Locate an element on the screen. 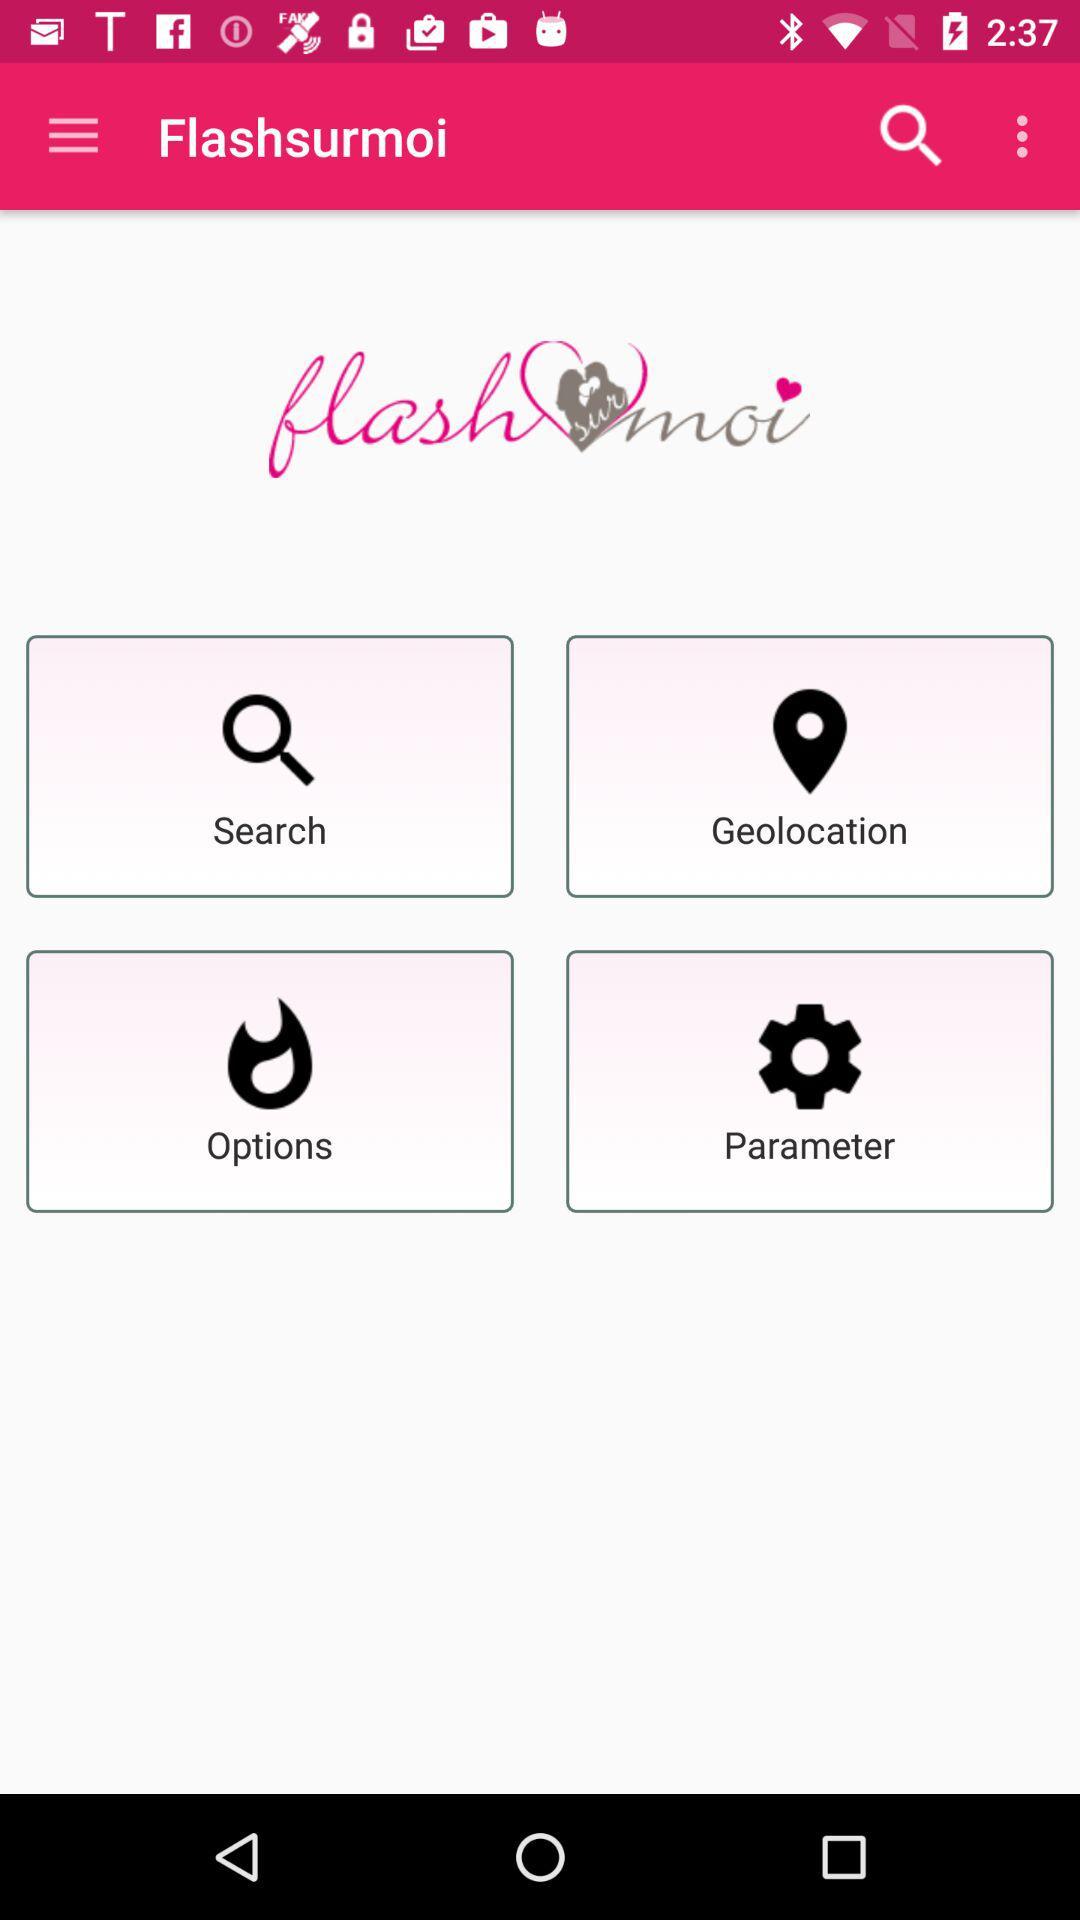 This screenshot has height=1920, width=1080. search is located at coordinates (270, 740).